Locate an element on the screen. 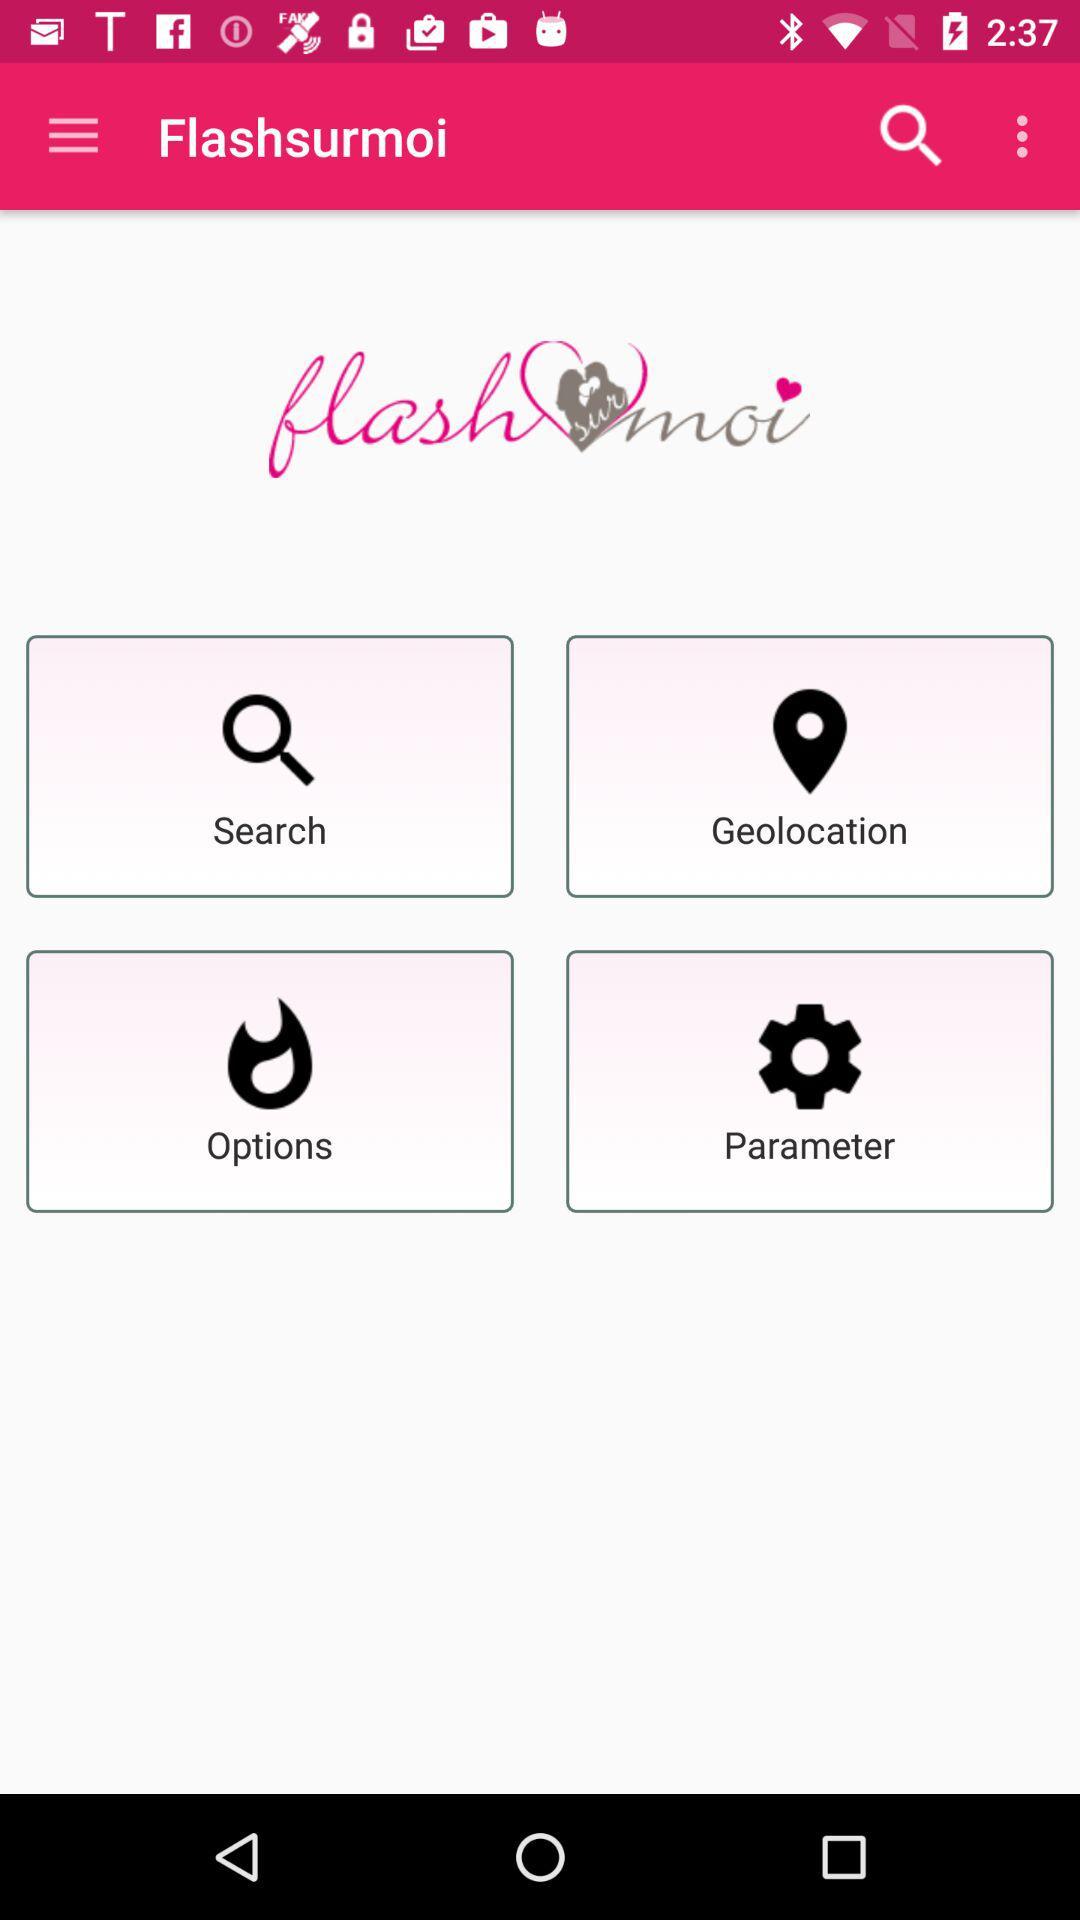 This screenshot has height=1920, width=1080. search is located at coordinates (270, 740).